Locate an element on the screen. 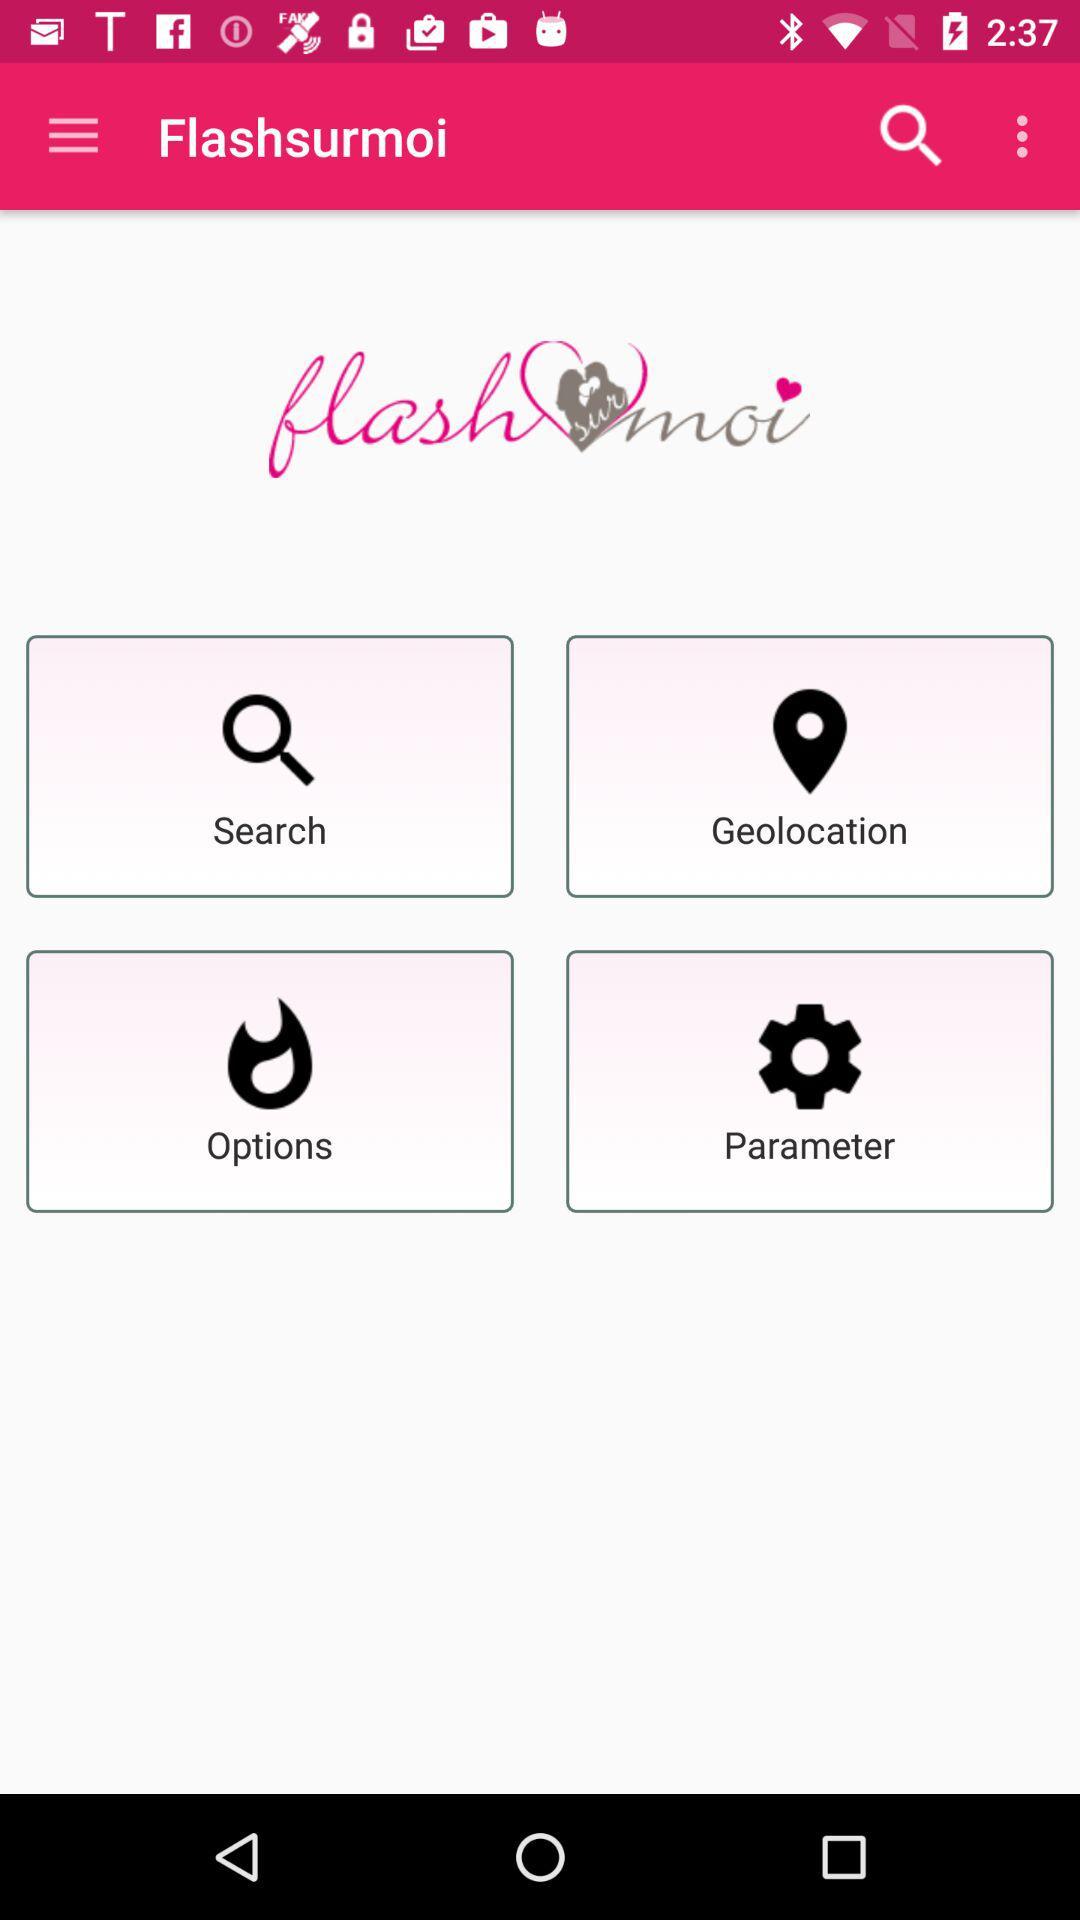 This screenshot has height=1920, width=1080. search is located at coordinates (270, 740).